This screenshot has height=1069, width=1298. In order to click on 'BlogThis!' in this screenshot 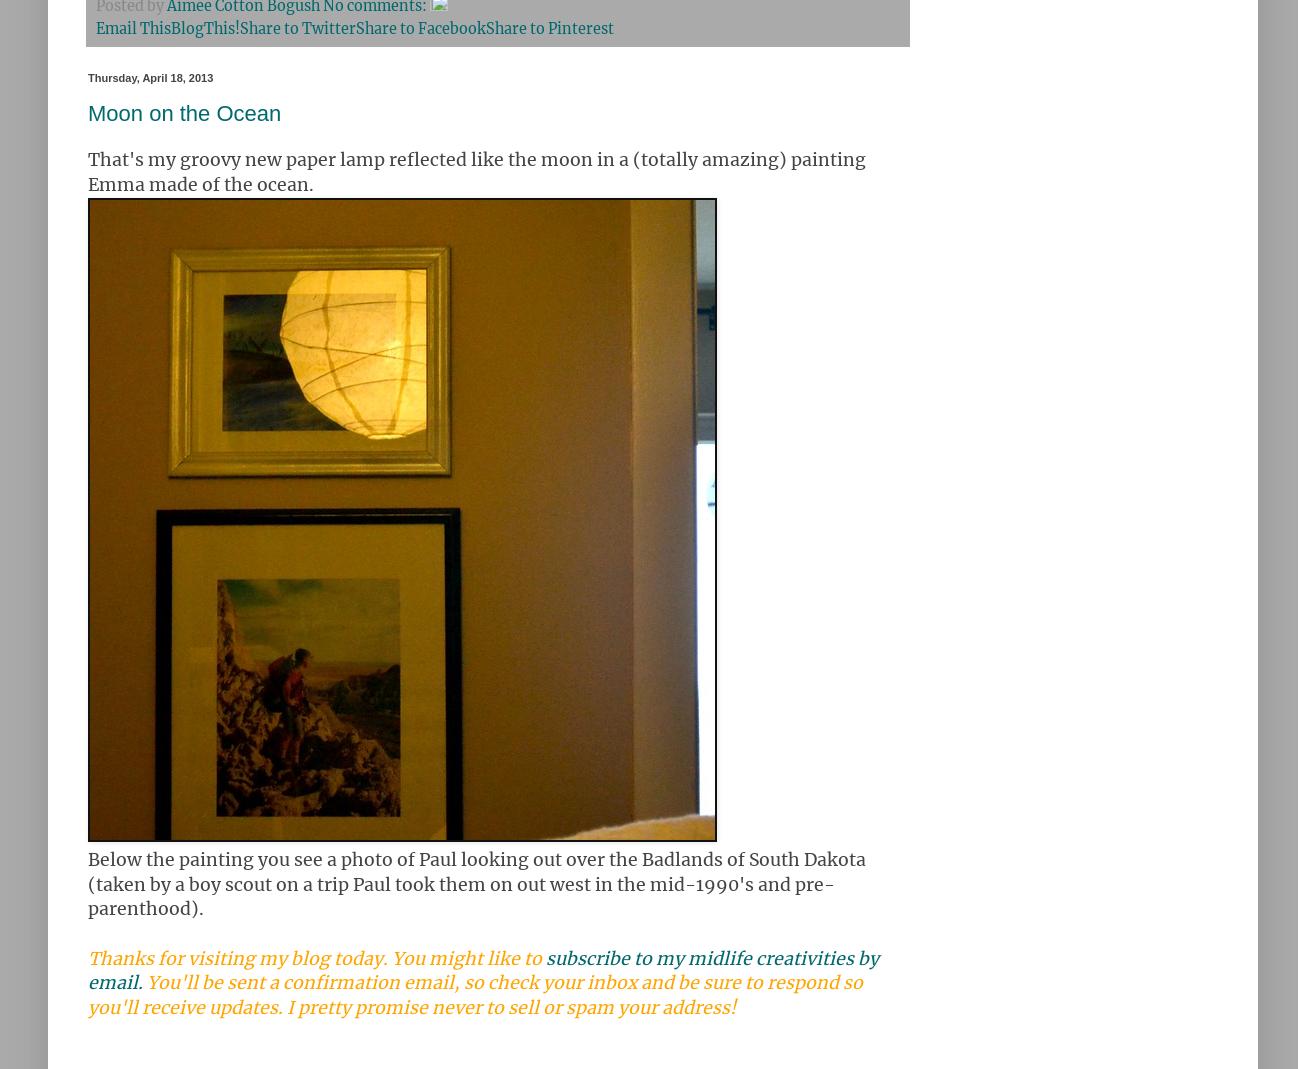, I will do `click(205, 27)`.